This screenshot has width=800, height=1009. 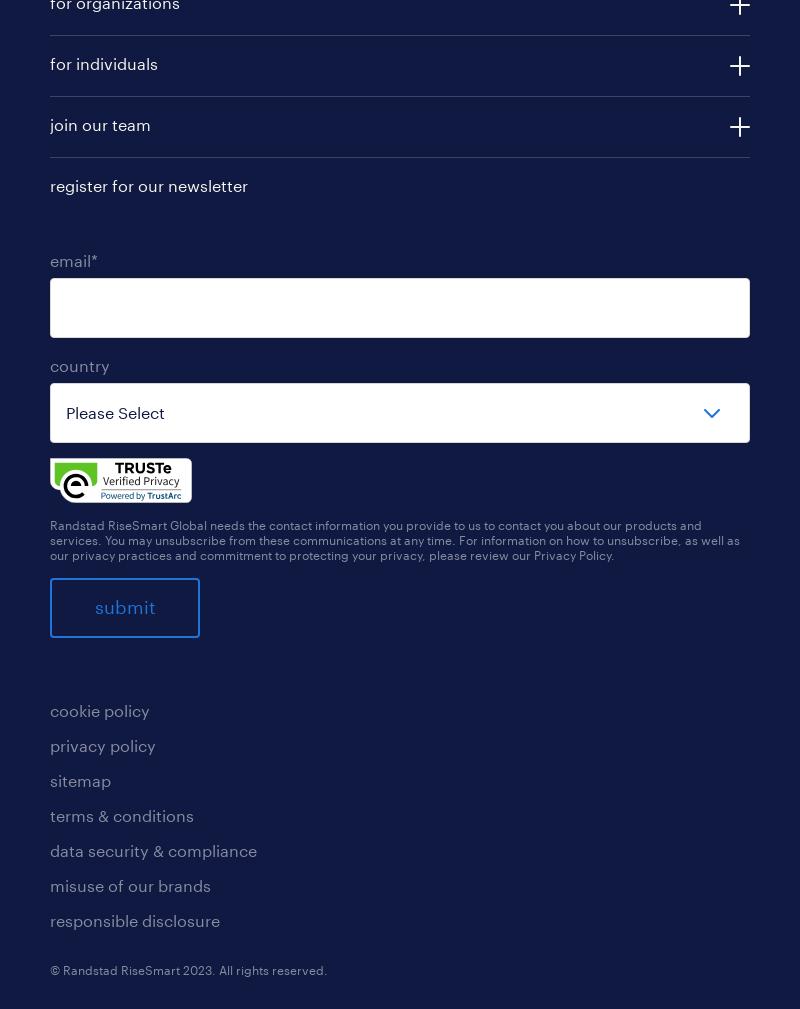 I want to click on 'data security & compliance', so click(x=153, y=849).